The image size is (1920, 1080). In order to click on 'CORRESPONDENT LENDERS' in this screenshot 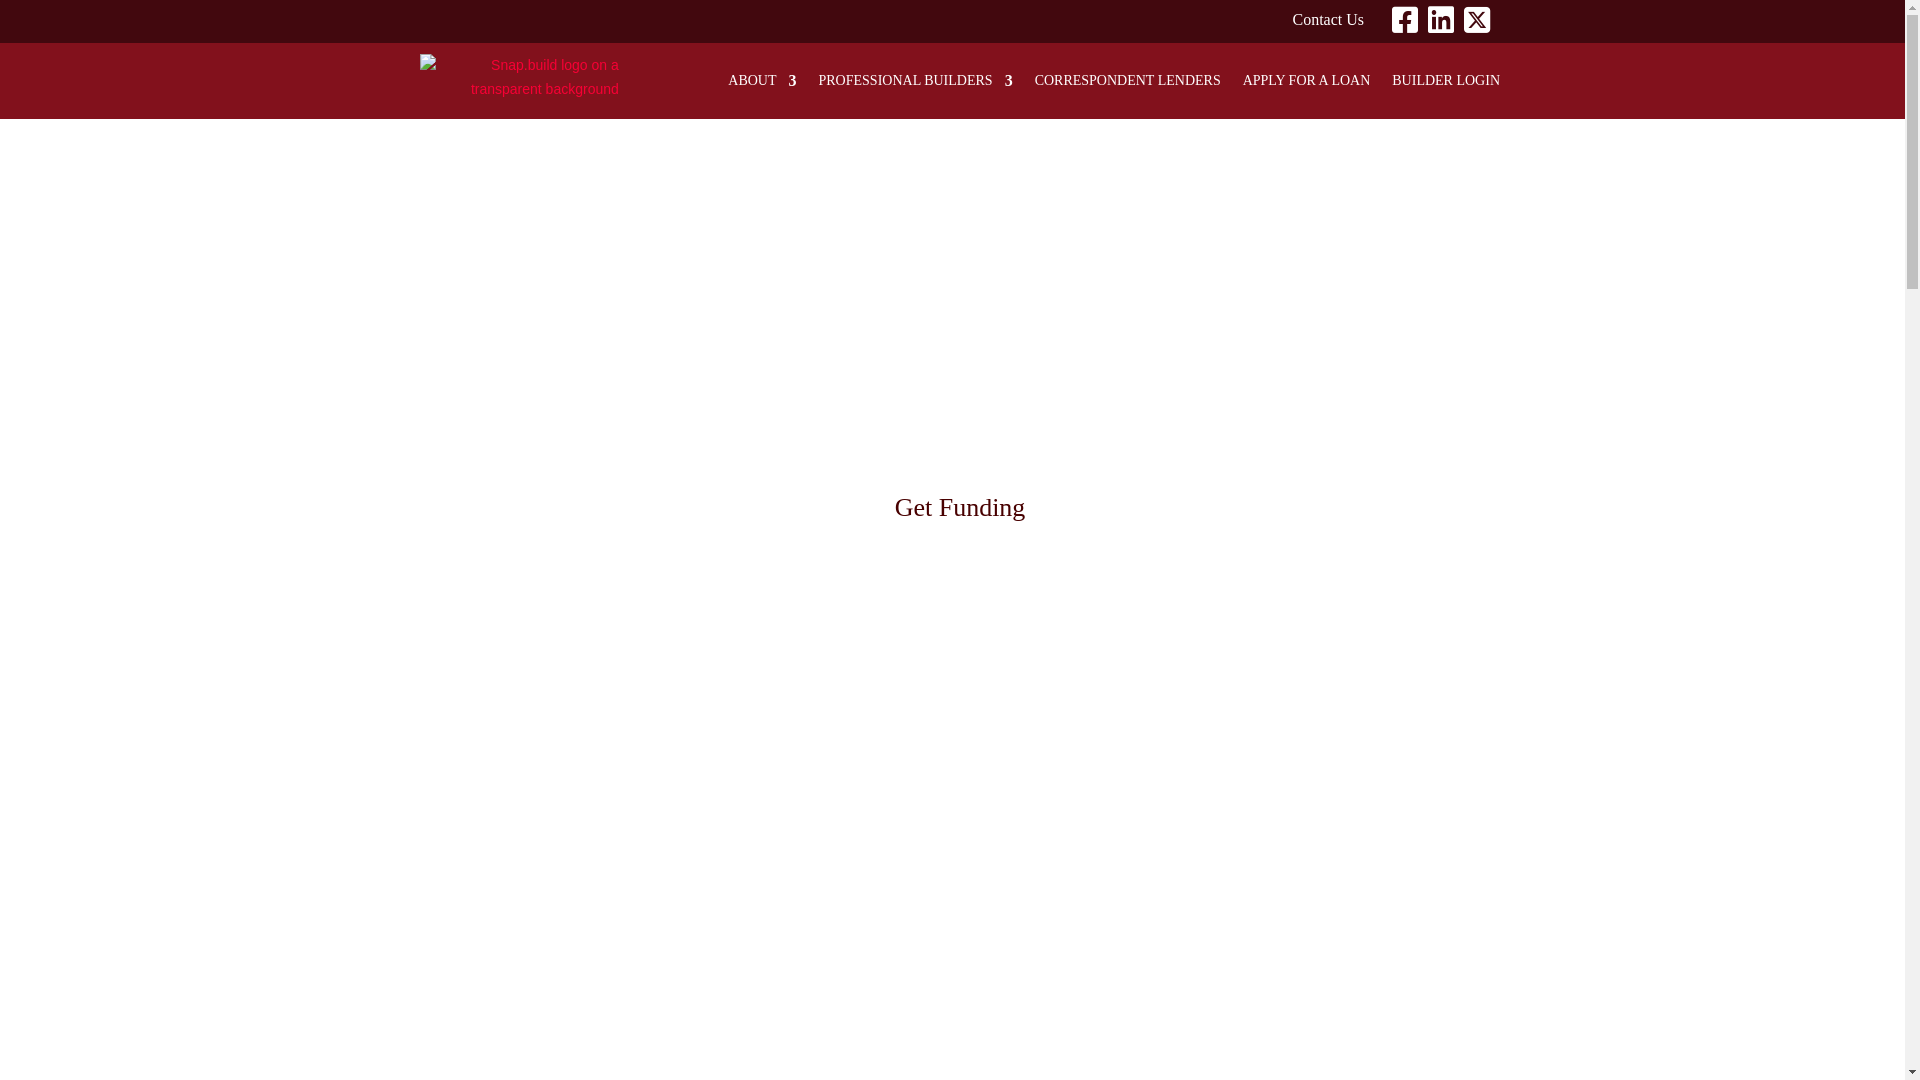, I will do `click(1128, 80)`.